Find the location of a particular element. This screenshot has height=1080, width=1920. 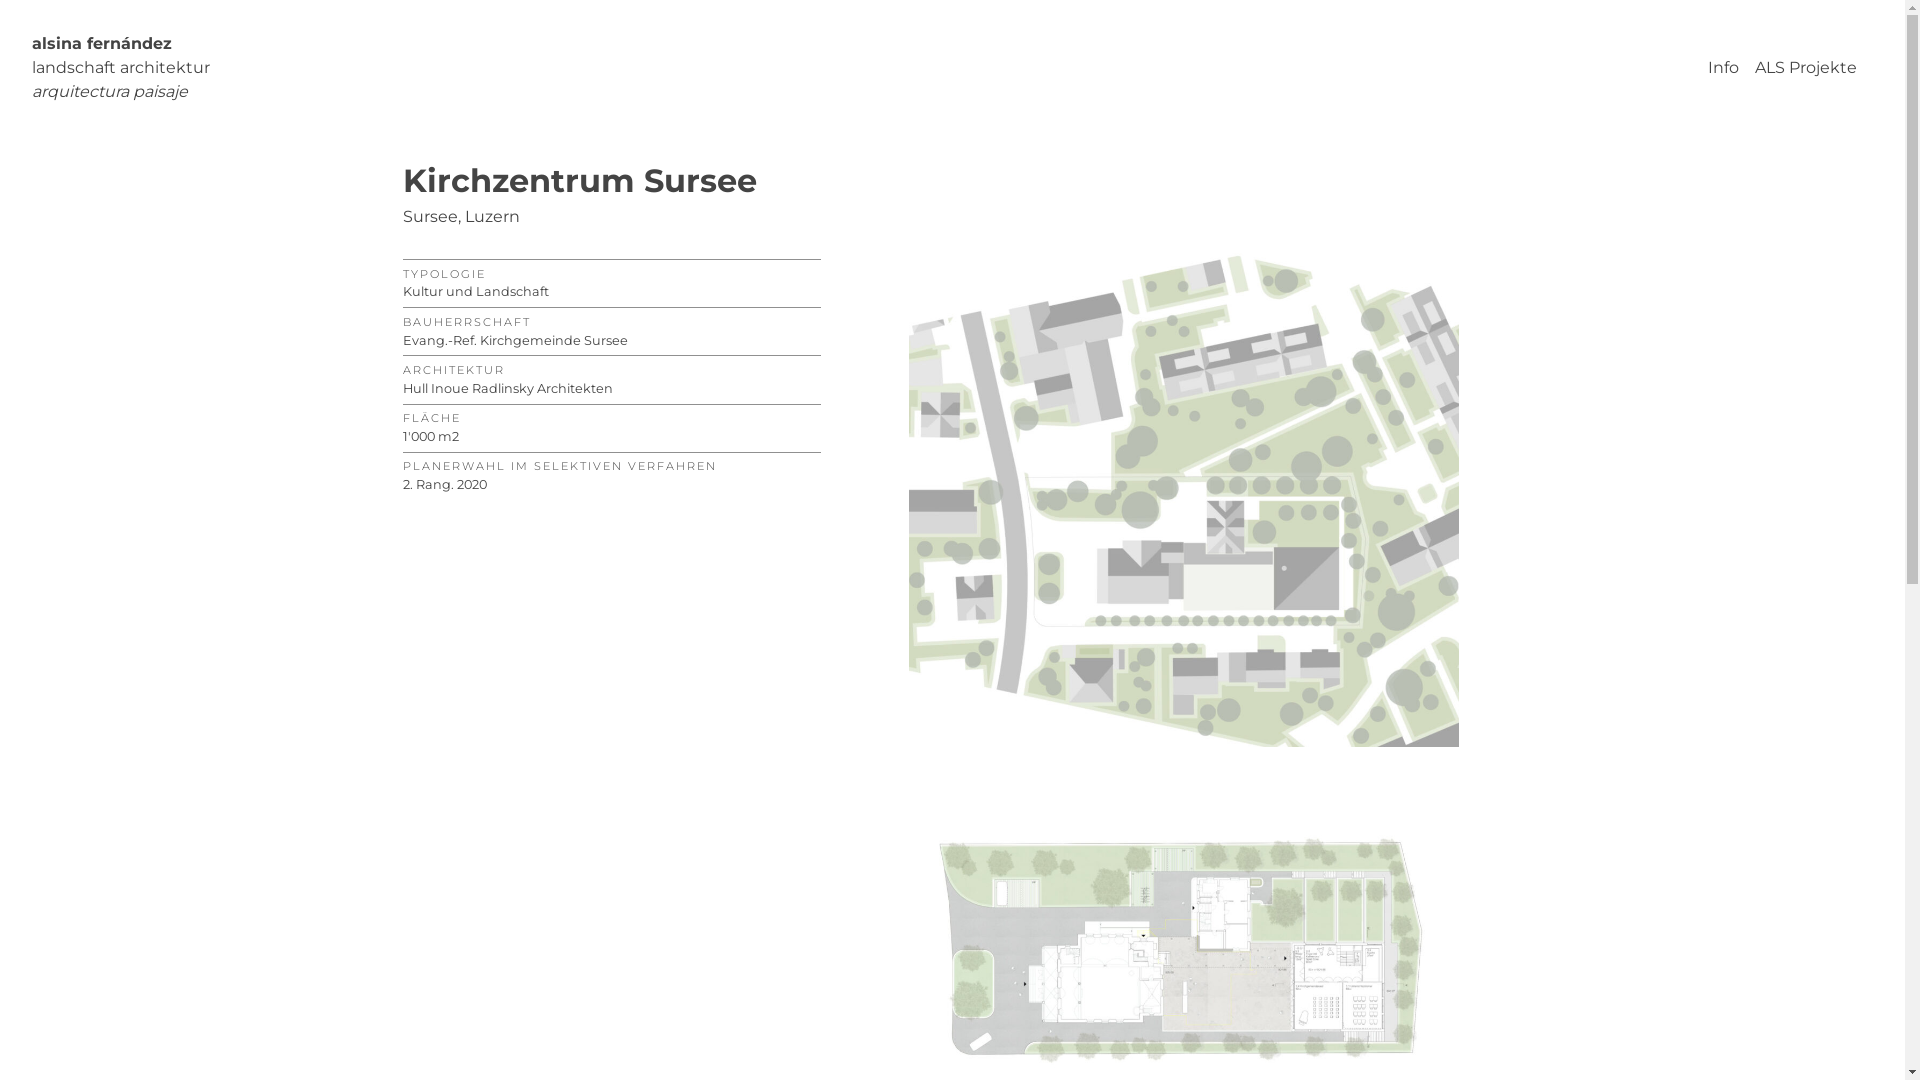

'Info' is located at coordinates (1722, 66).